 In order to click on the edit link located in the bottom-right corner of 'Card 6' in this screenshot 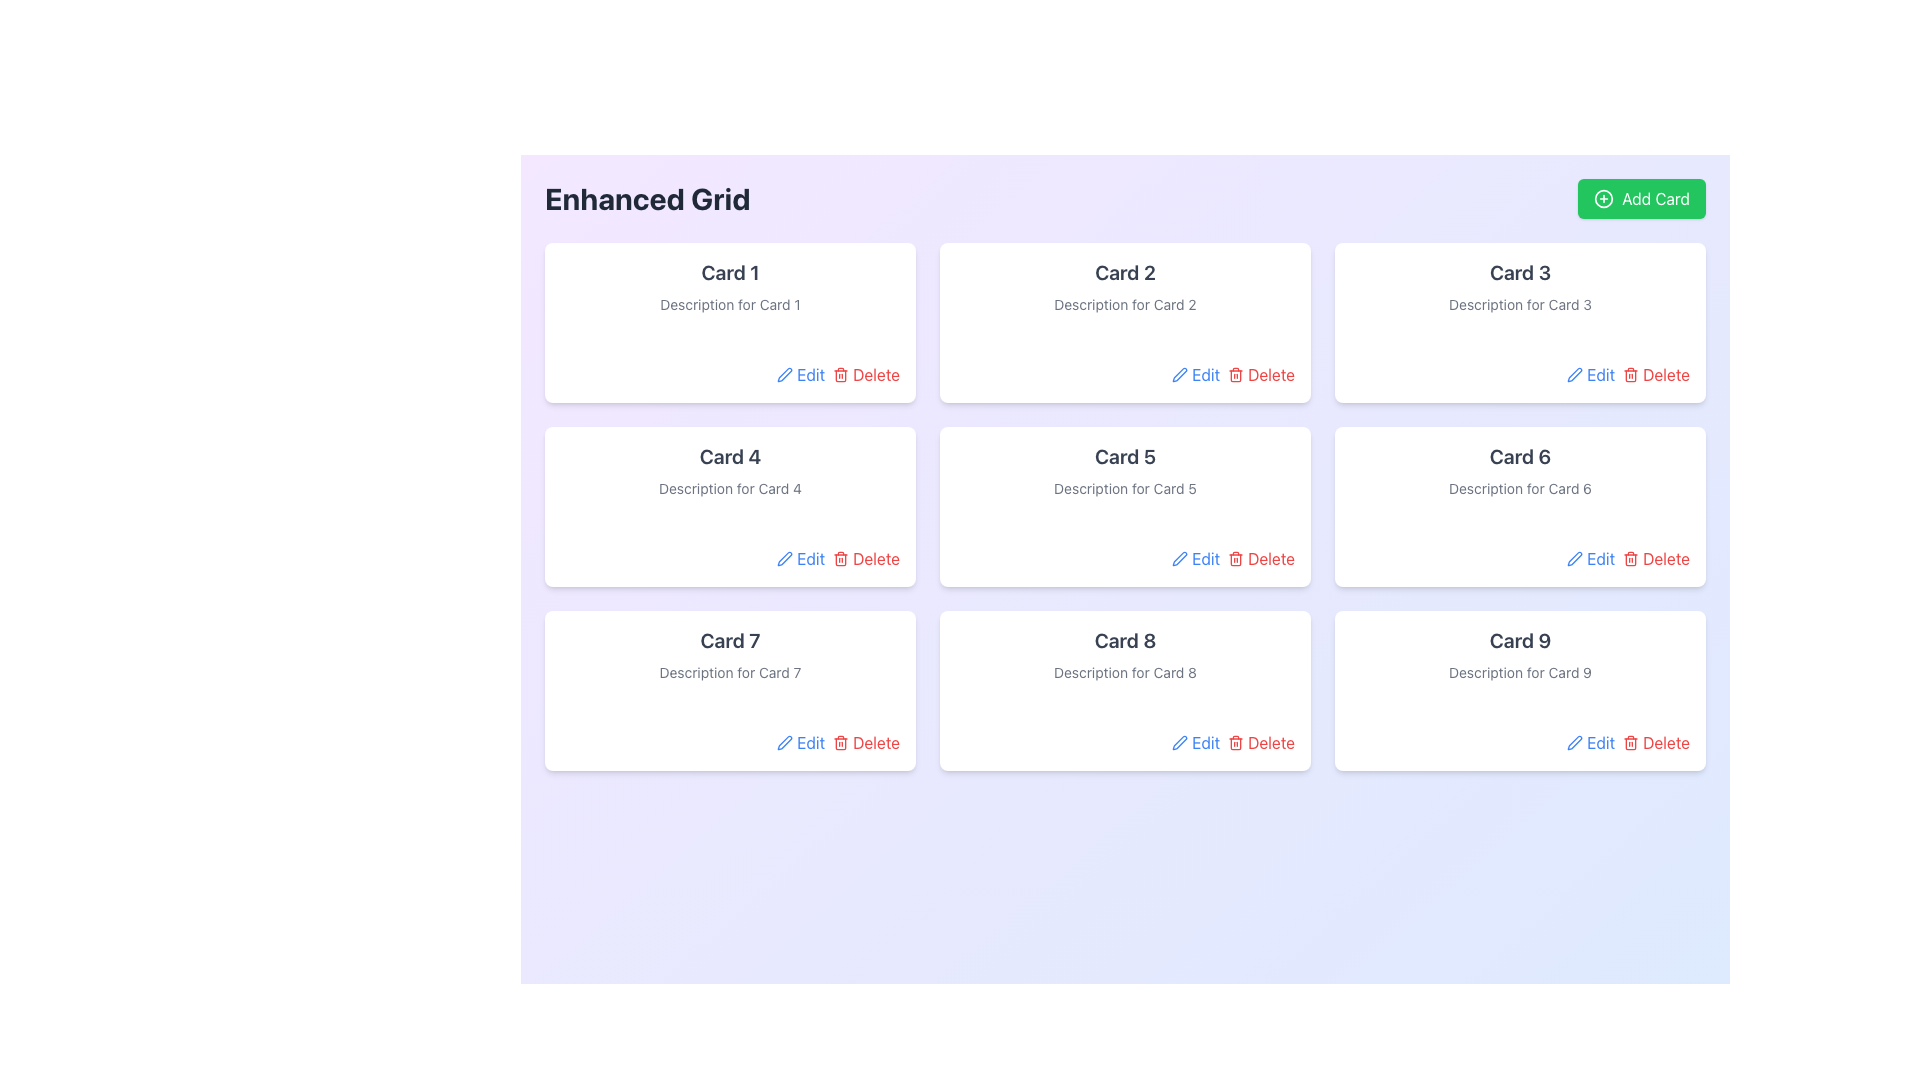, I will do `click(1589, 559)`.